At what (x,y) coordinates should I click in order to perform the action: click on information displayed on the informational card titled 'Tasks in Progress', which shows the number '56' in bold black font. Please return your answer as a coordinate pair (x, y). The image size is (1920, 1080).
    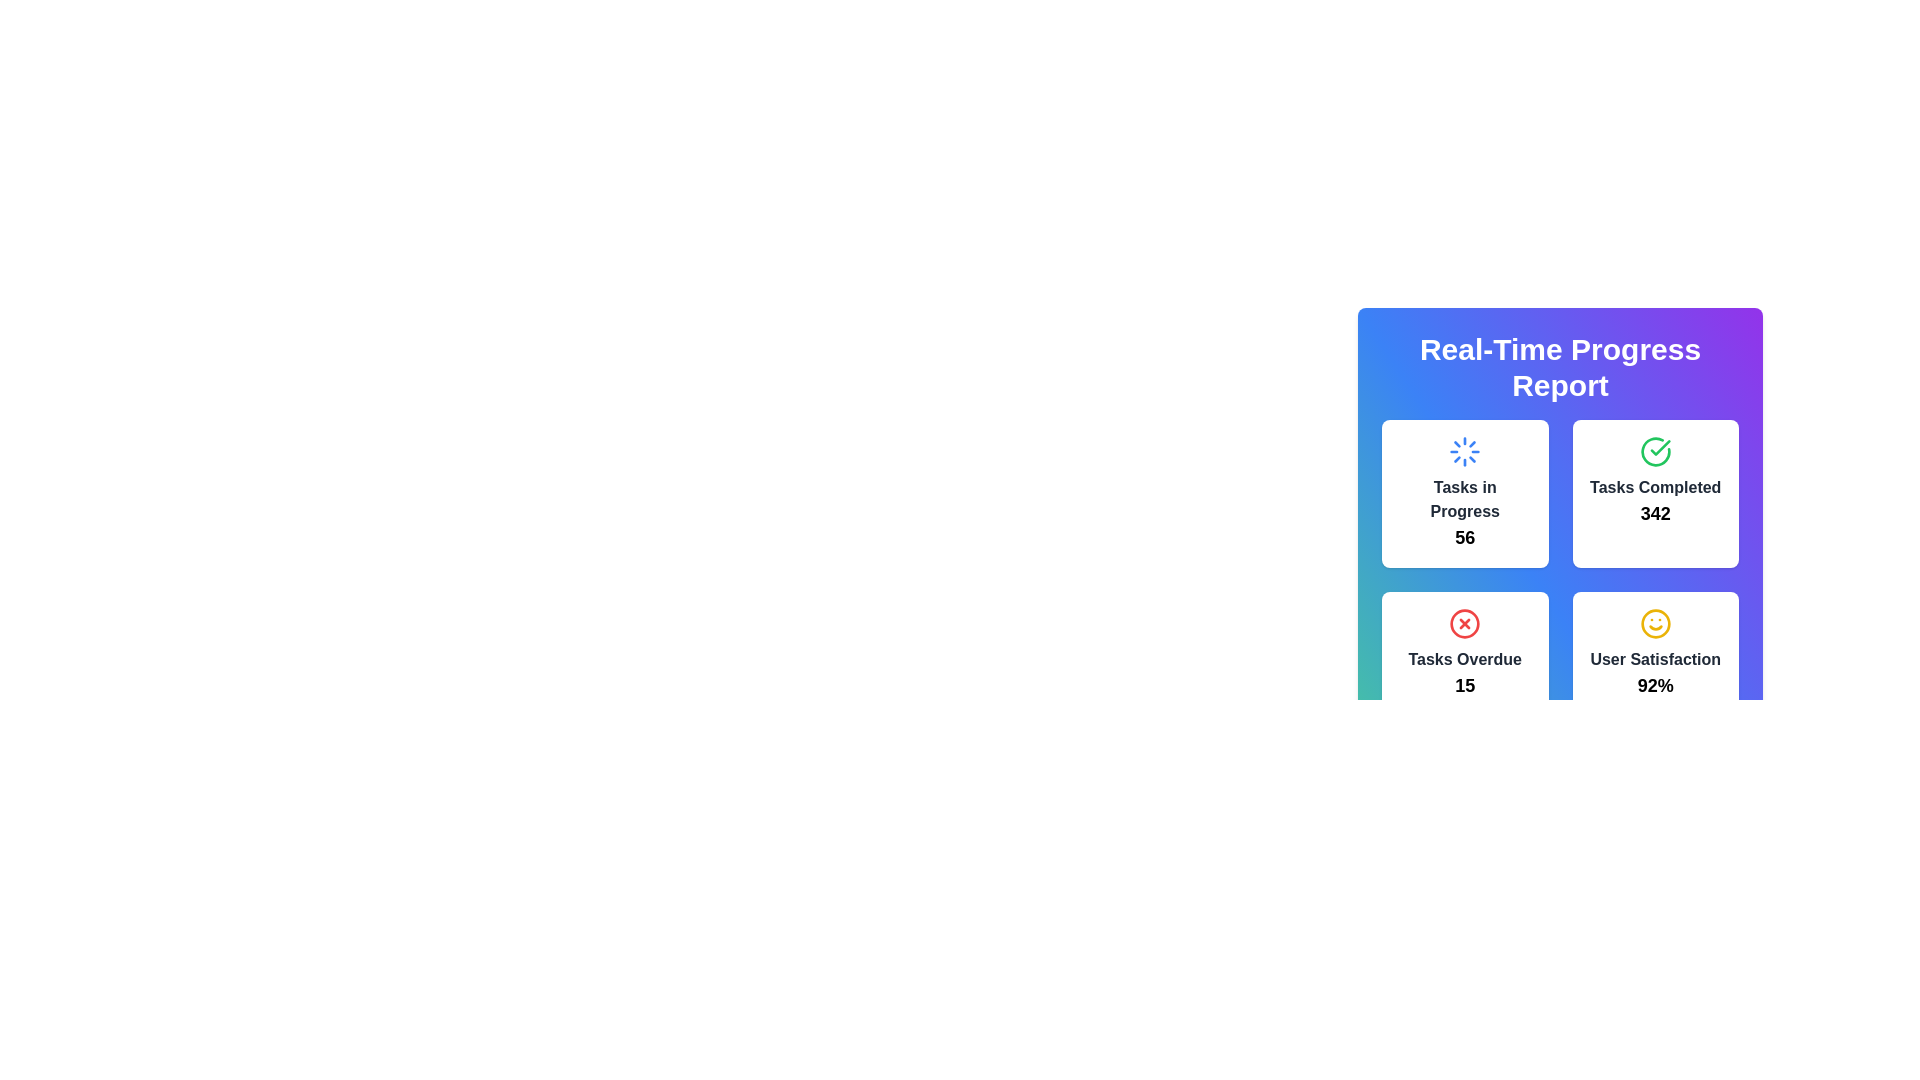
    Looking at the image, I should click on (1465, 493).